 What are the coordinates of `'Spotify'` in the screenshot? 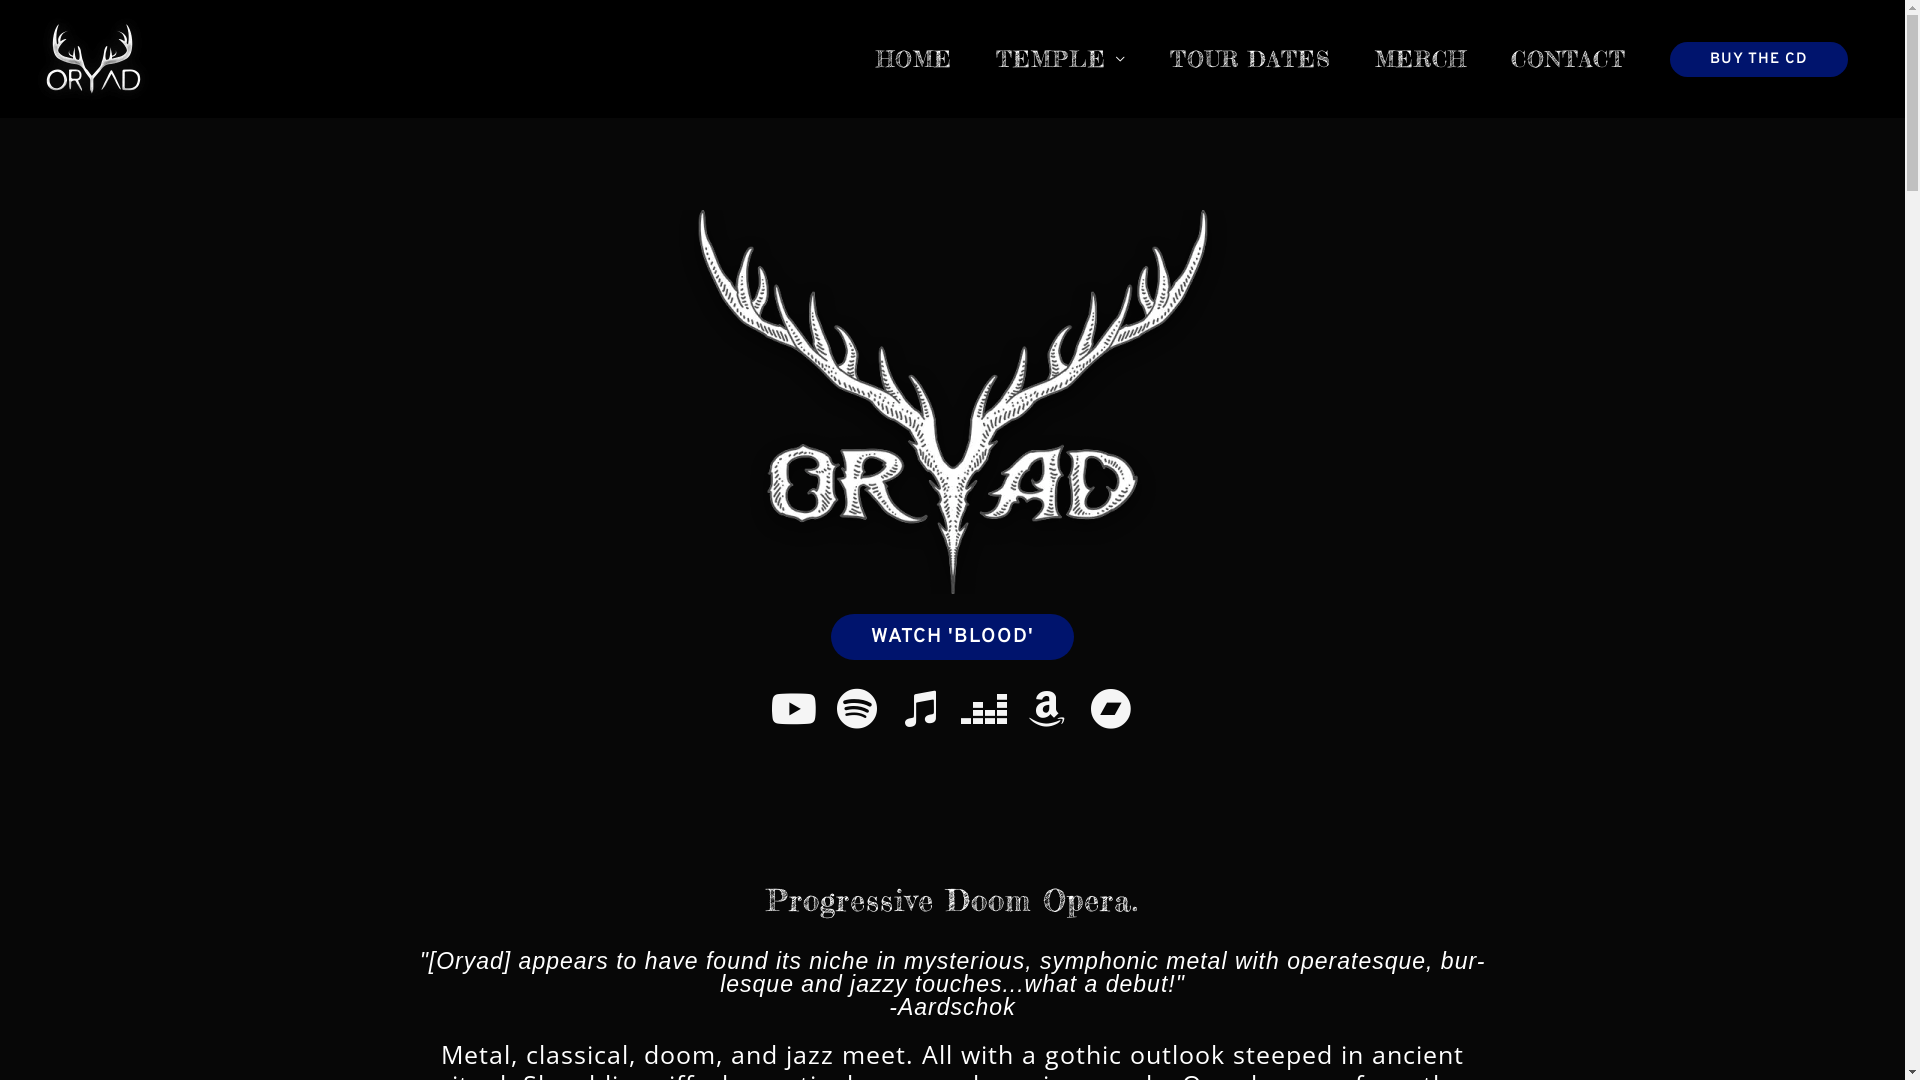 It's located at (829, 707).